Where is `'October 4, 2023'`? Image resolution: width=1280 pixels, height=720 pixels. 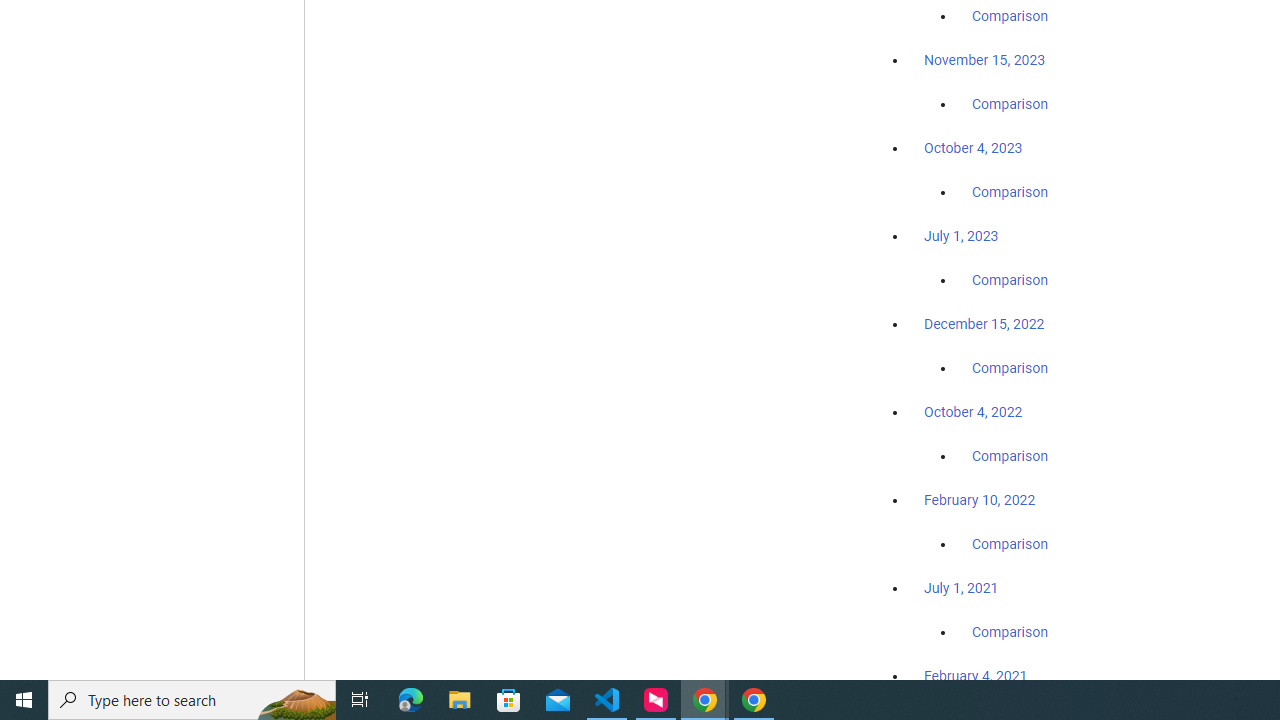
'October 4, 2023' is located at coordinates (973, 147).